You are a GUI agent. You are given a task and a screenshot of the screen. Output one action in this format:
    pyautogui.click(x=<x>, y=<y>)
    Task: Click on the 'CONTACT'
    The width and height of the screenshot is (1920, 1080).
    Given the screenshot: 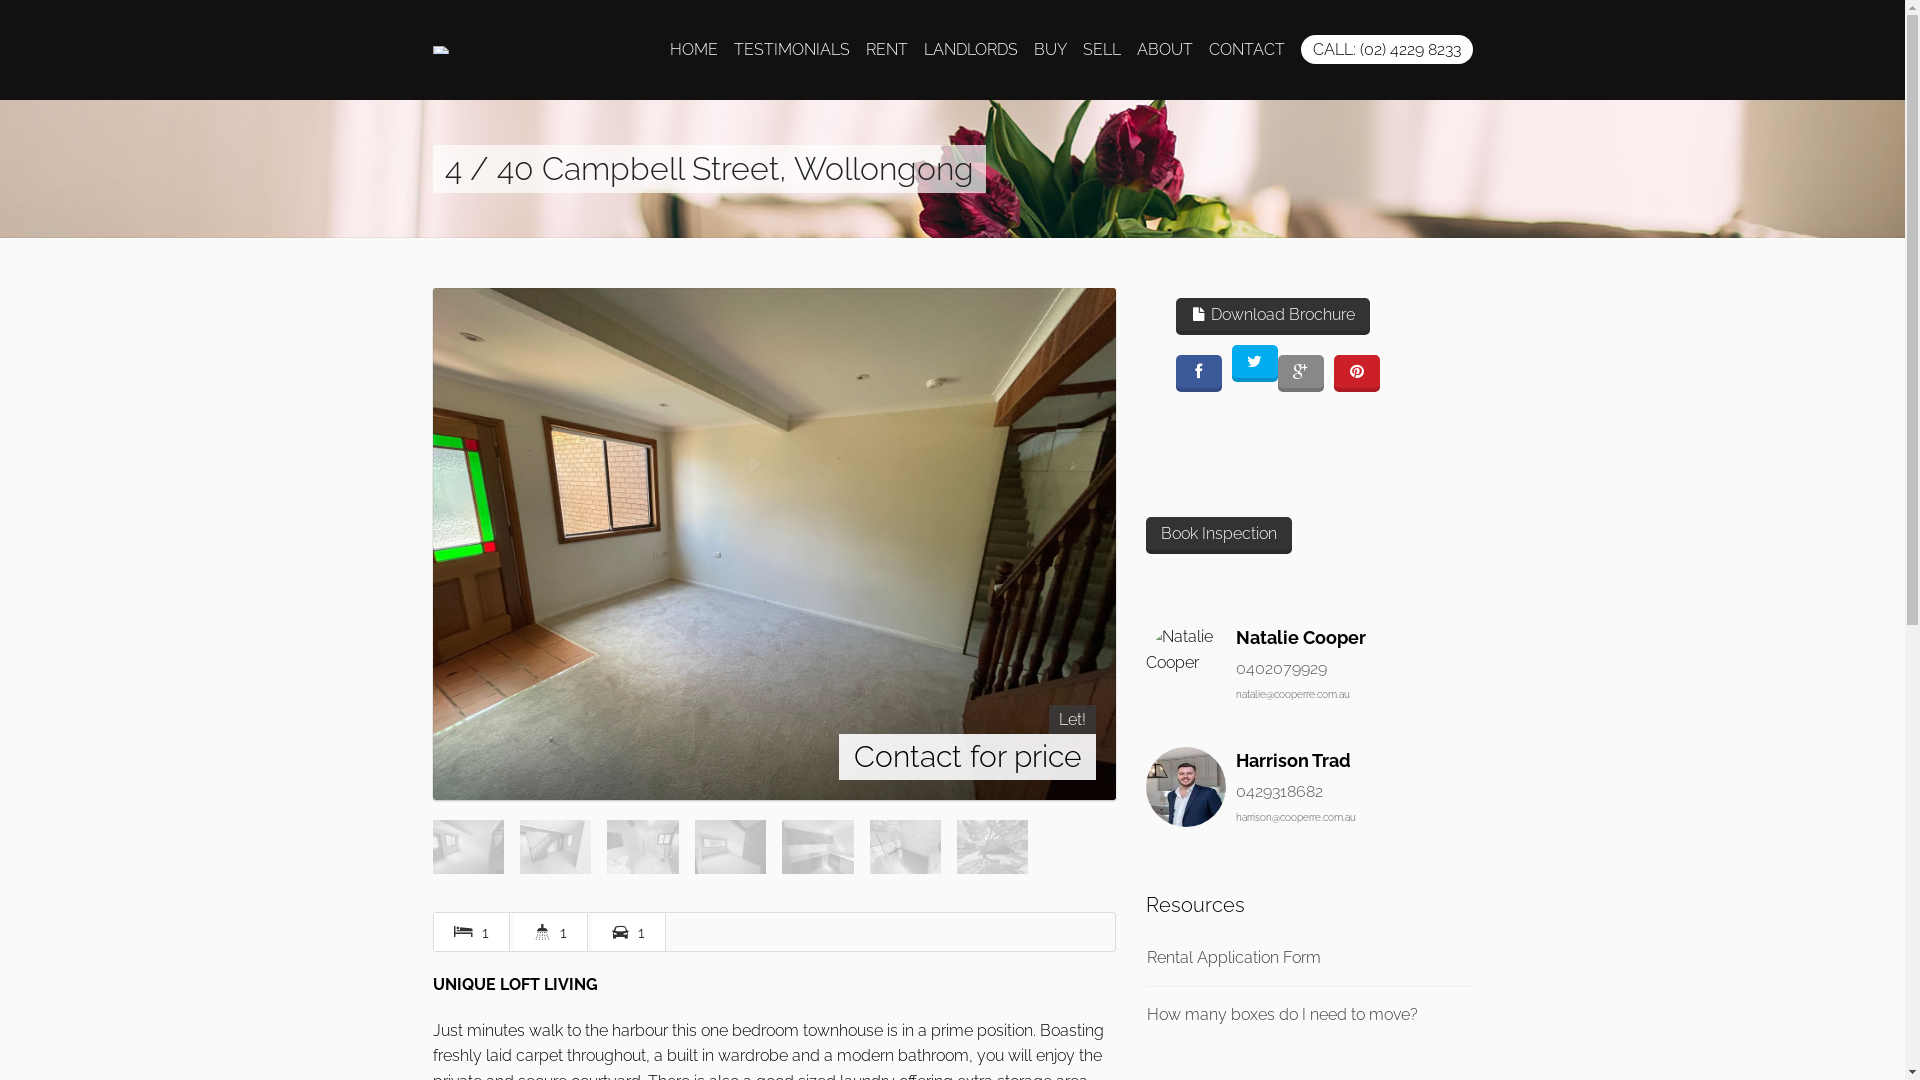 What is the action you would take?
    pyautogui.click(x=1245, y=49)
    